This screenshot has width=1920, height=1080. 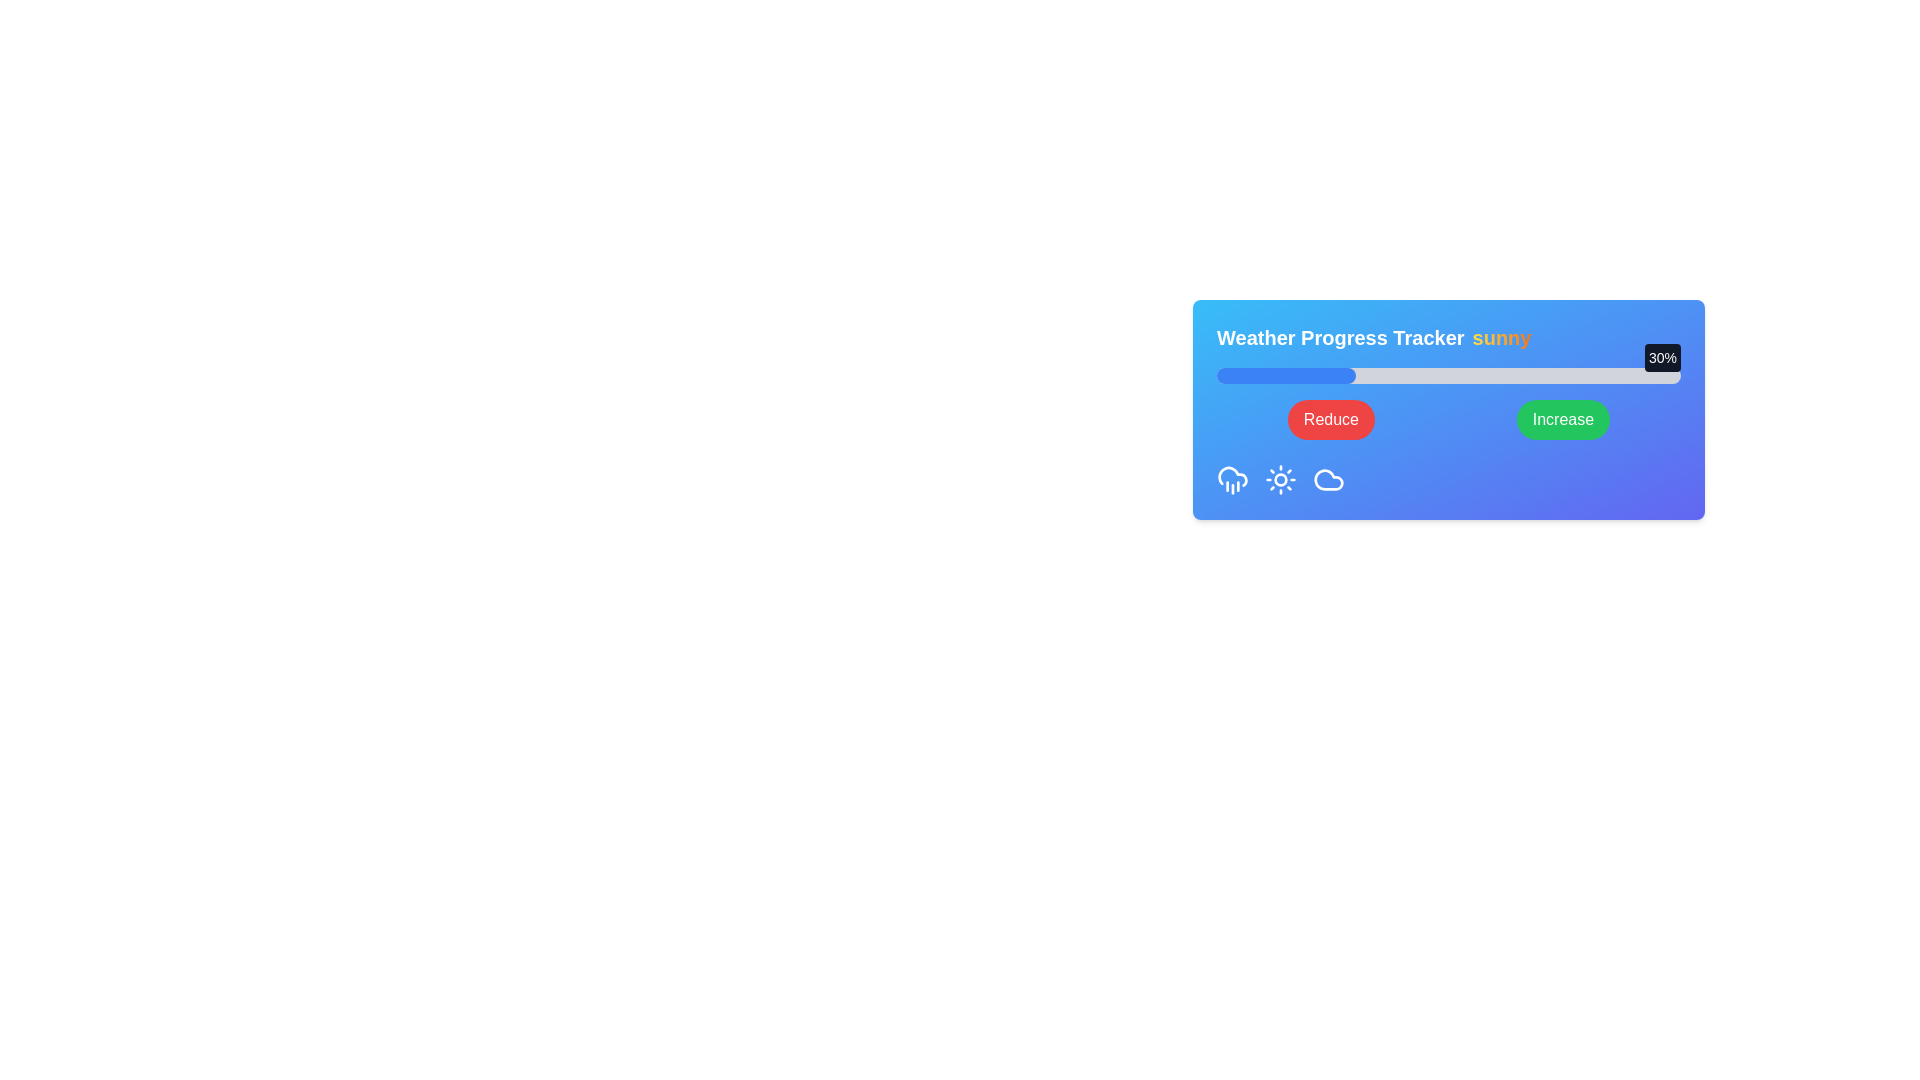 What do you see at coordinates (1662, 357) in the screenshot?
I see `the text display element that shows '30%' in white on a dark gray background, positioned at the top-right corner of the progress bar` at bounding box center [1662, 357].